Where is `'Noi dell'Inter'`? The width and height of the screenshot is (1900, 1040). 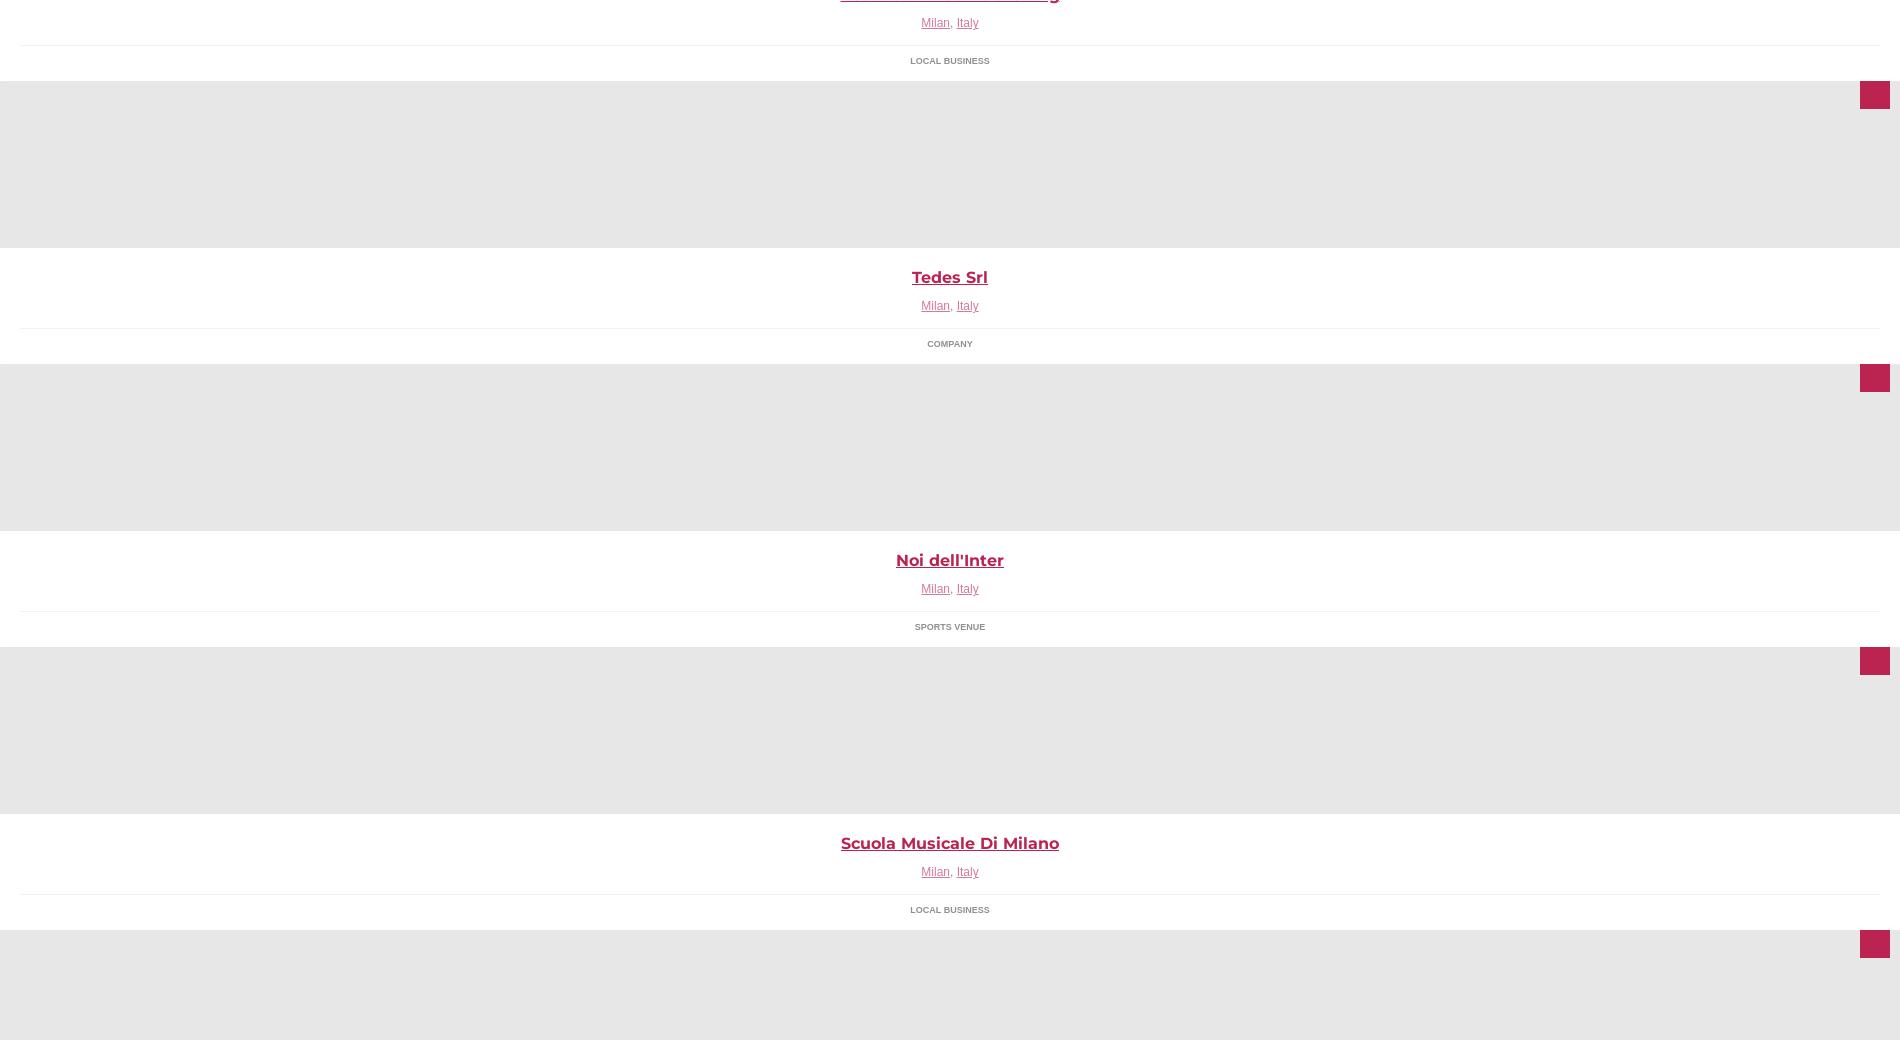
'Noi dell'Inter' is located at coordinates (950, 559).